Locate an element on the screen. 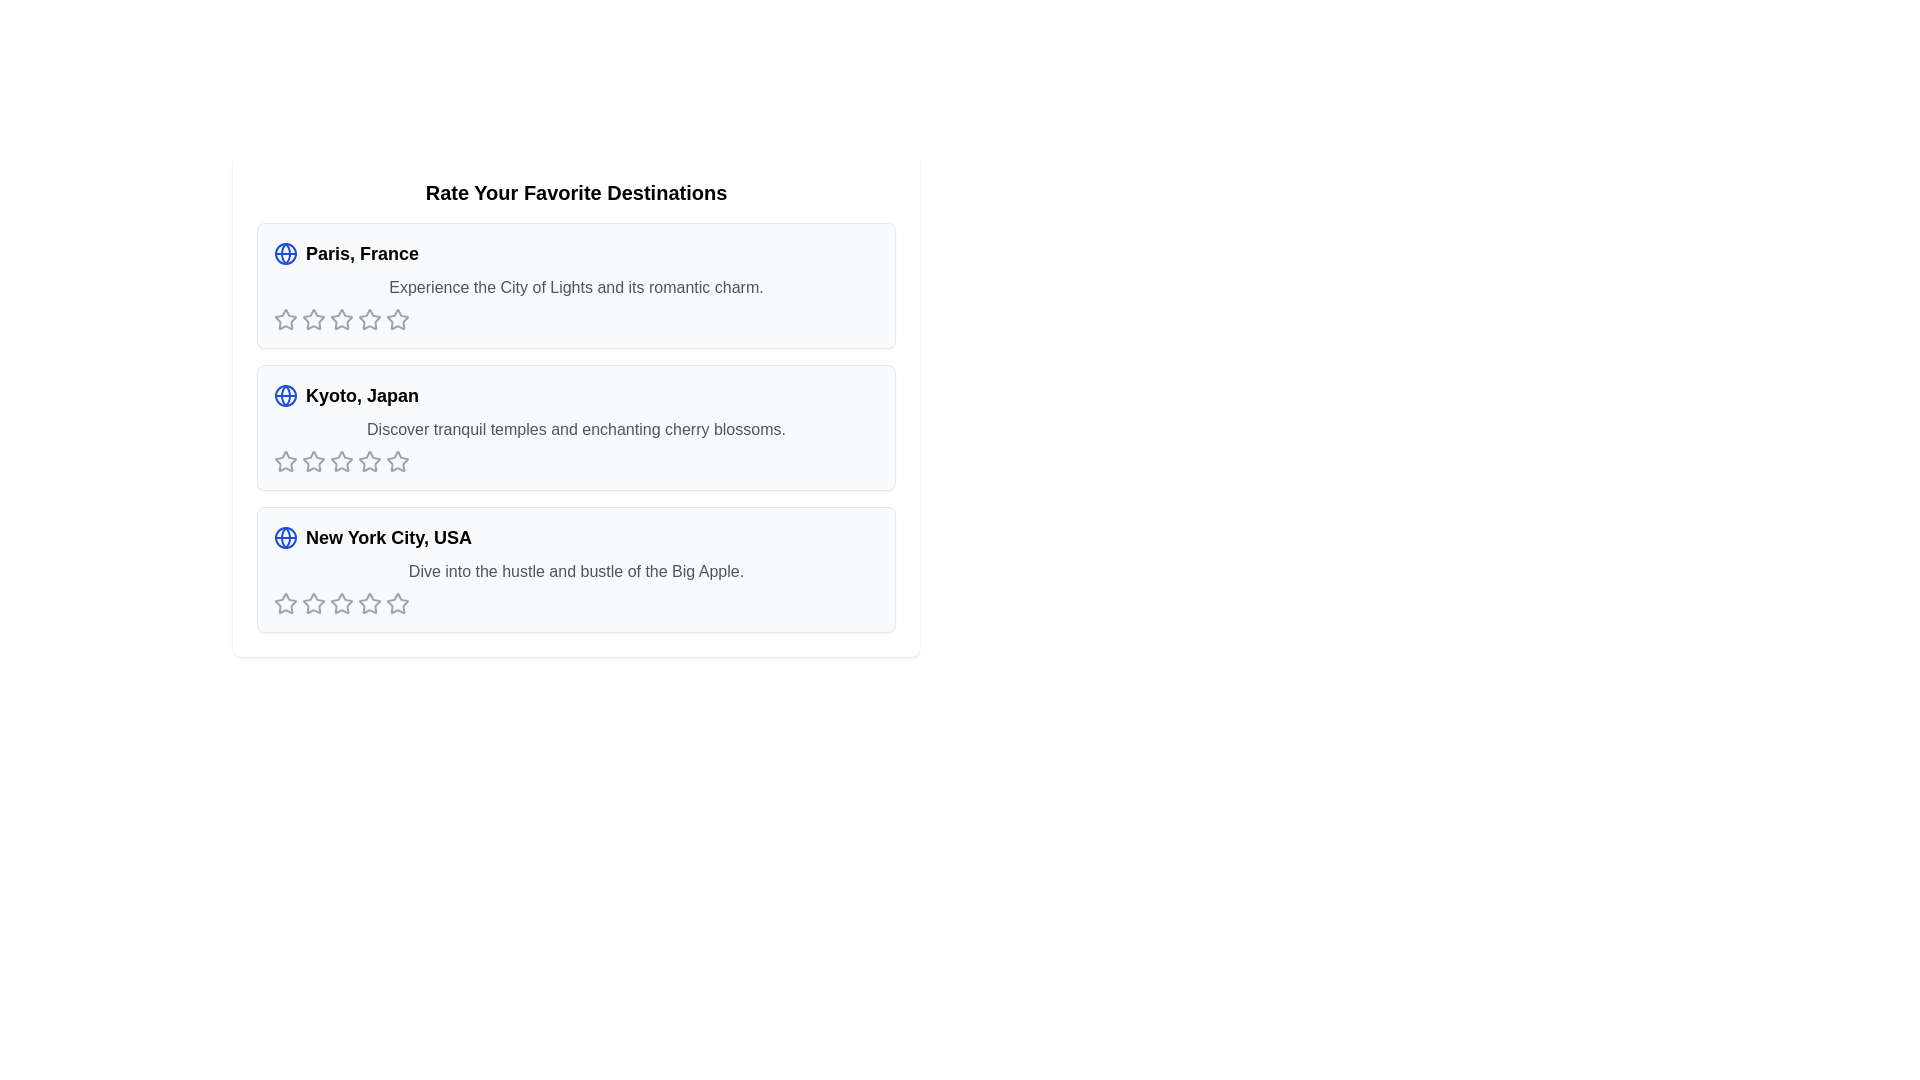 The image size is (1920, 1080). across the star icons in the Rating component for 'Kyoto, Japan' is located at coordinates (575, 462).